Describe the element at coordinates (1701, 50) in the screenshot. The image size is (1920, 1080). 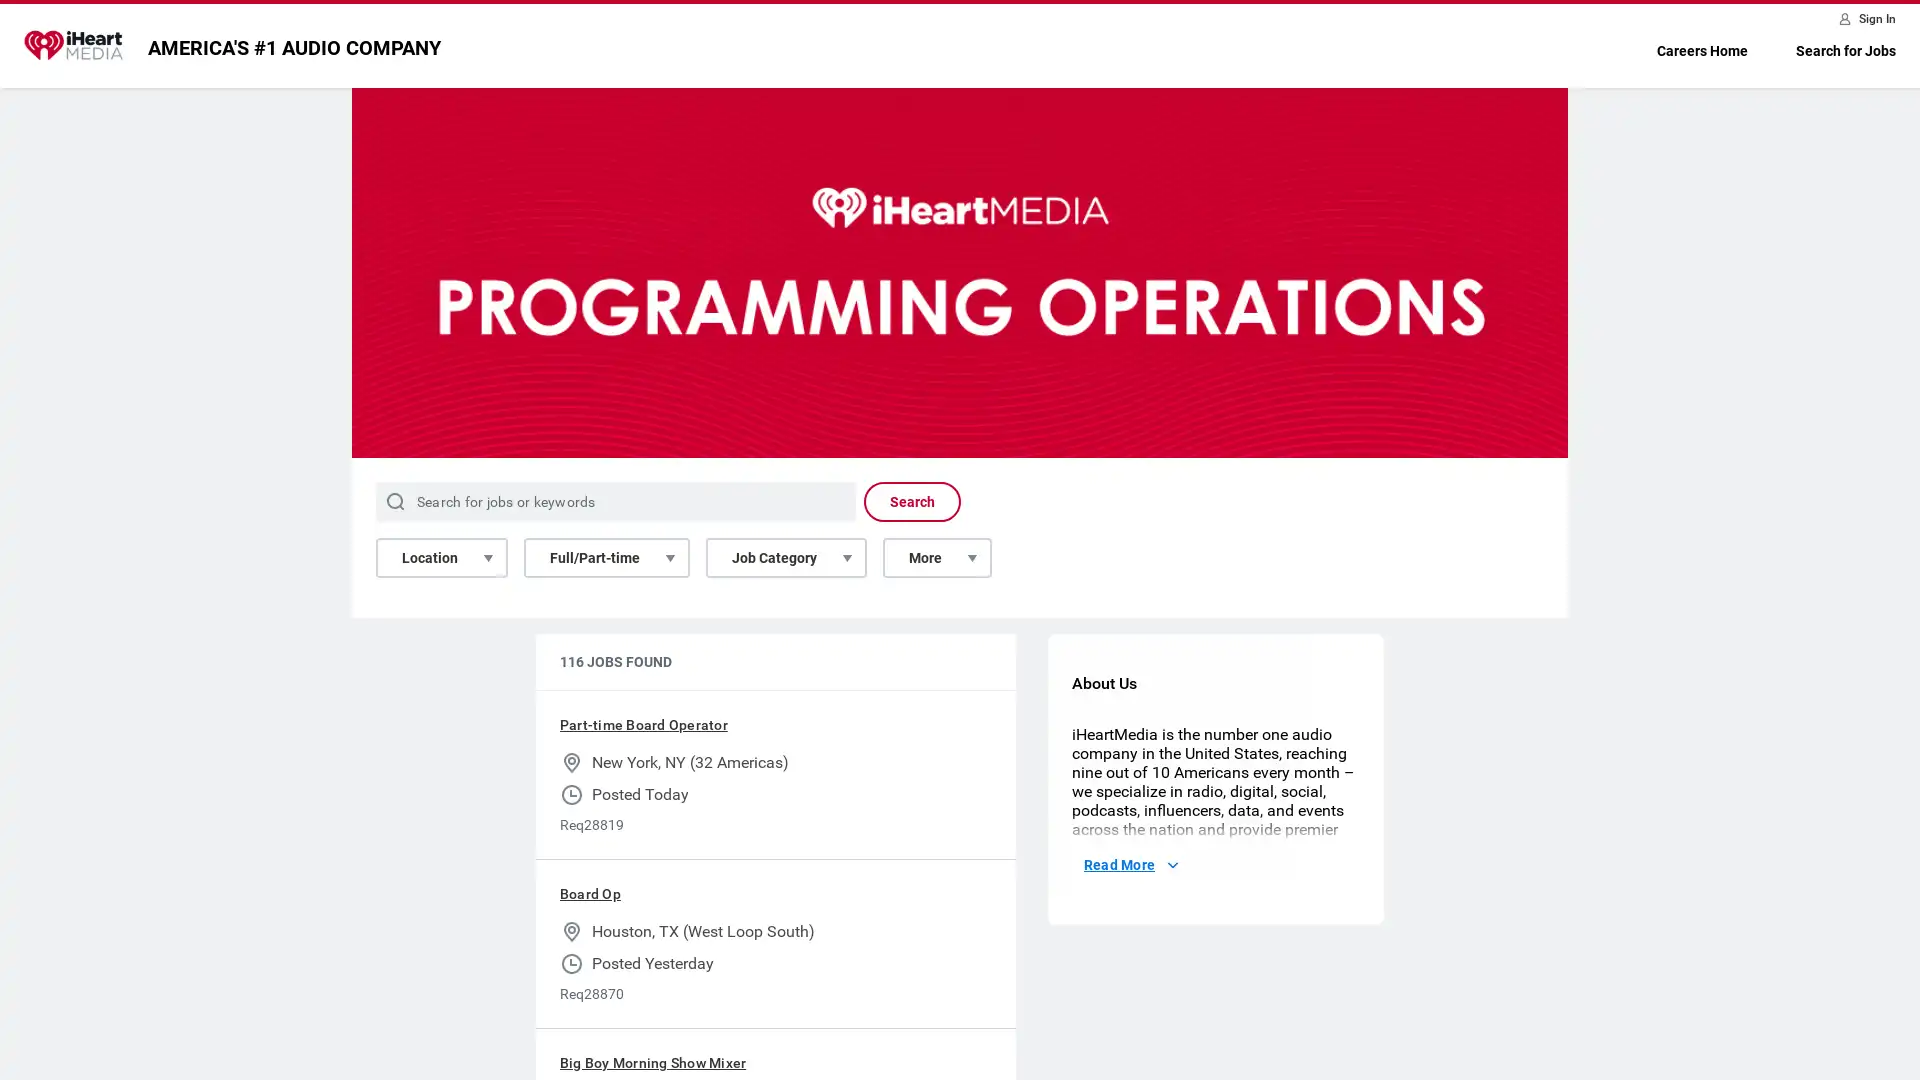
I see `Careers Home` at that location.